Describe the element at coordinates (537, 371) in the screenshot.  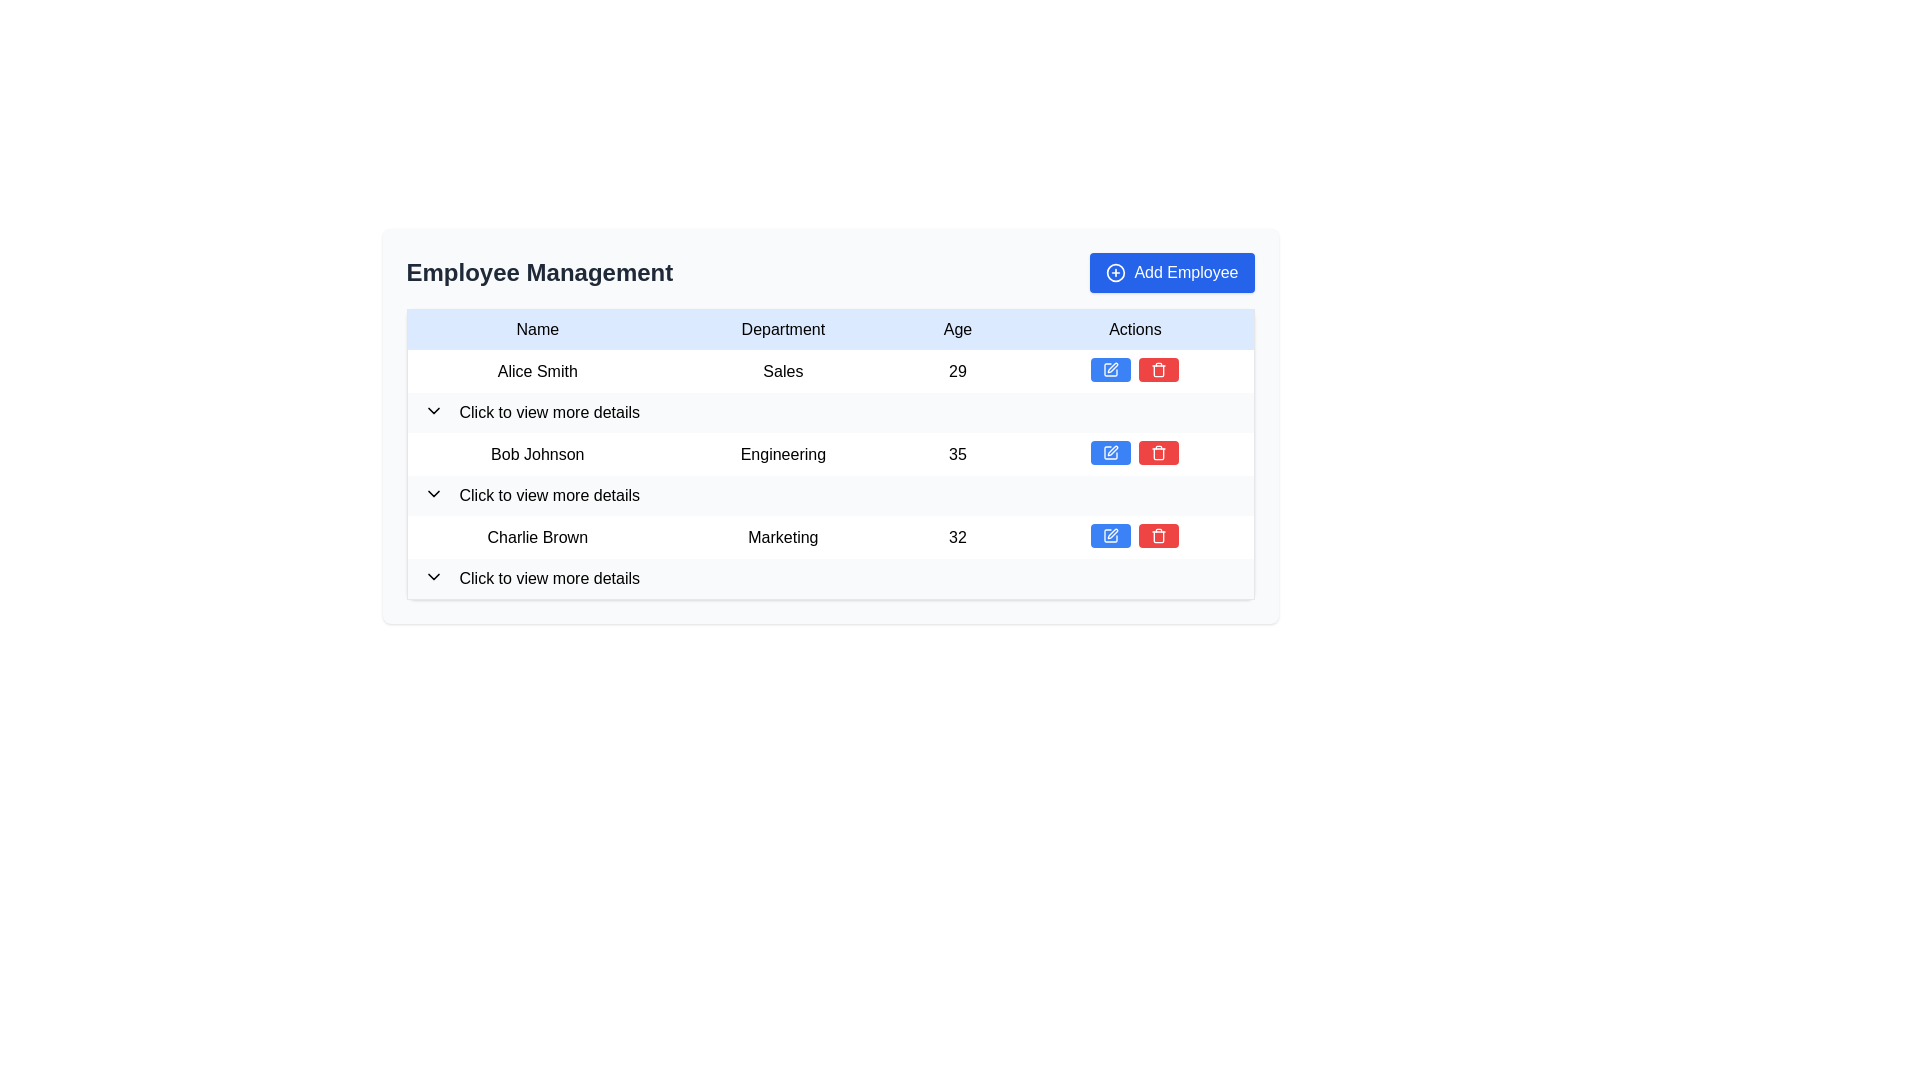
I see `the text label representing the name of the employee in the first row of the employee management table under the 'Name' column` at that location.